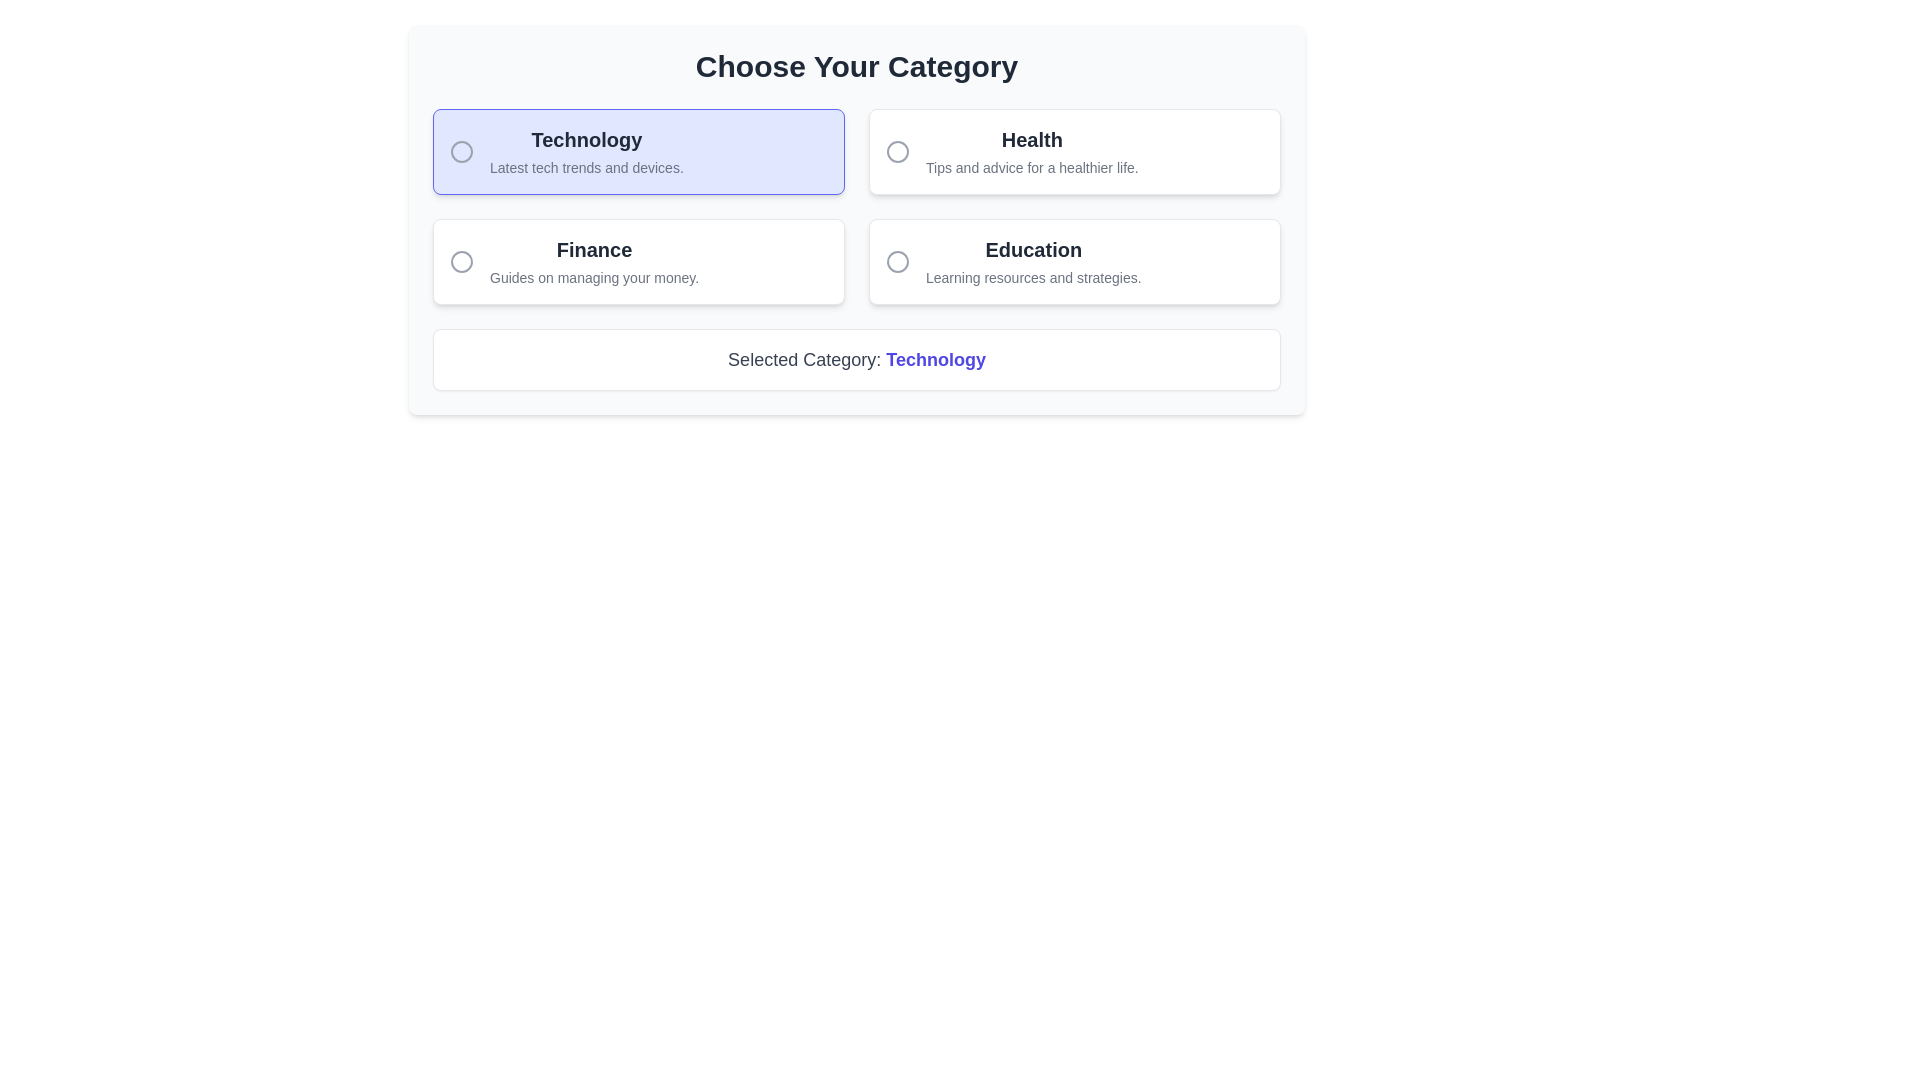  I want to click on the static text label that displays 'Tips and advice for a healthier life.' located beneath the 'Health' label in the 'Health' category section, so click(1032, 167).